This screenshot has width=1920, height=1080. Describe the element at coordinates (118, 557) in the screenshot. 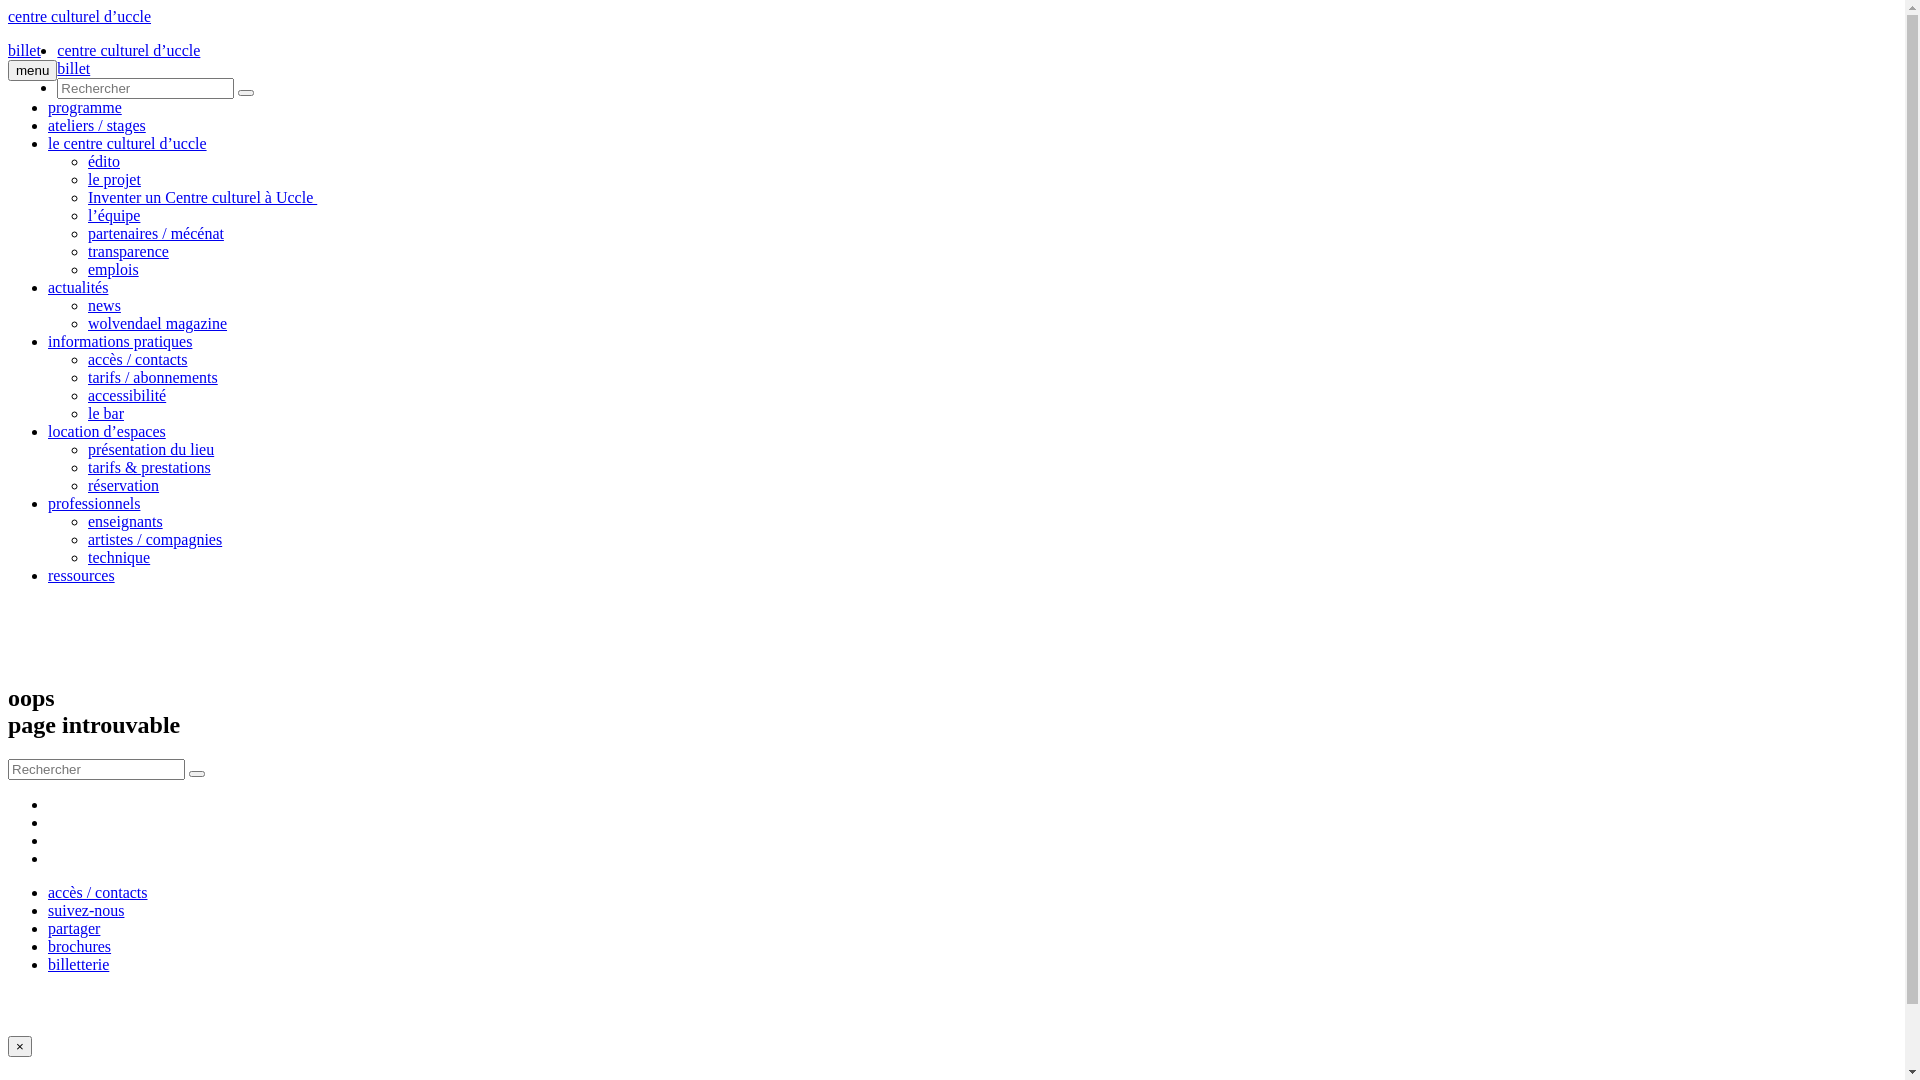

I see `'technique'` at that location.